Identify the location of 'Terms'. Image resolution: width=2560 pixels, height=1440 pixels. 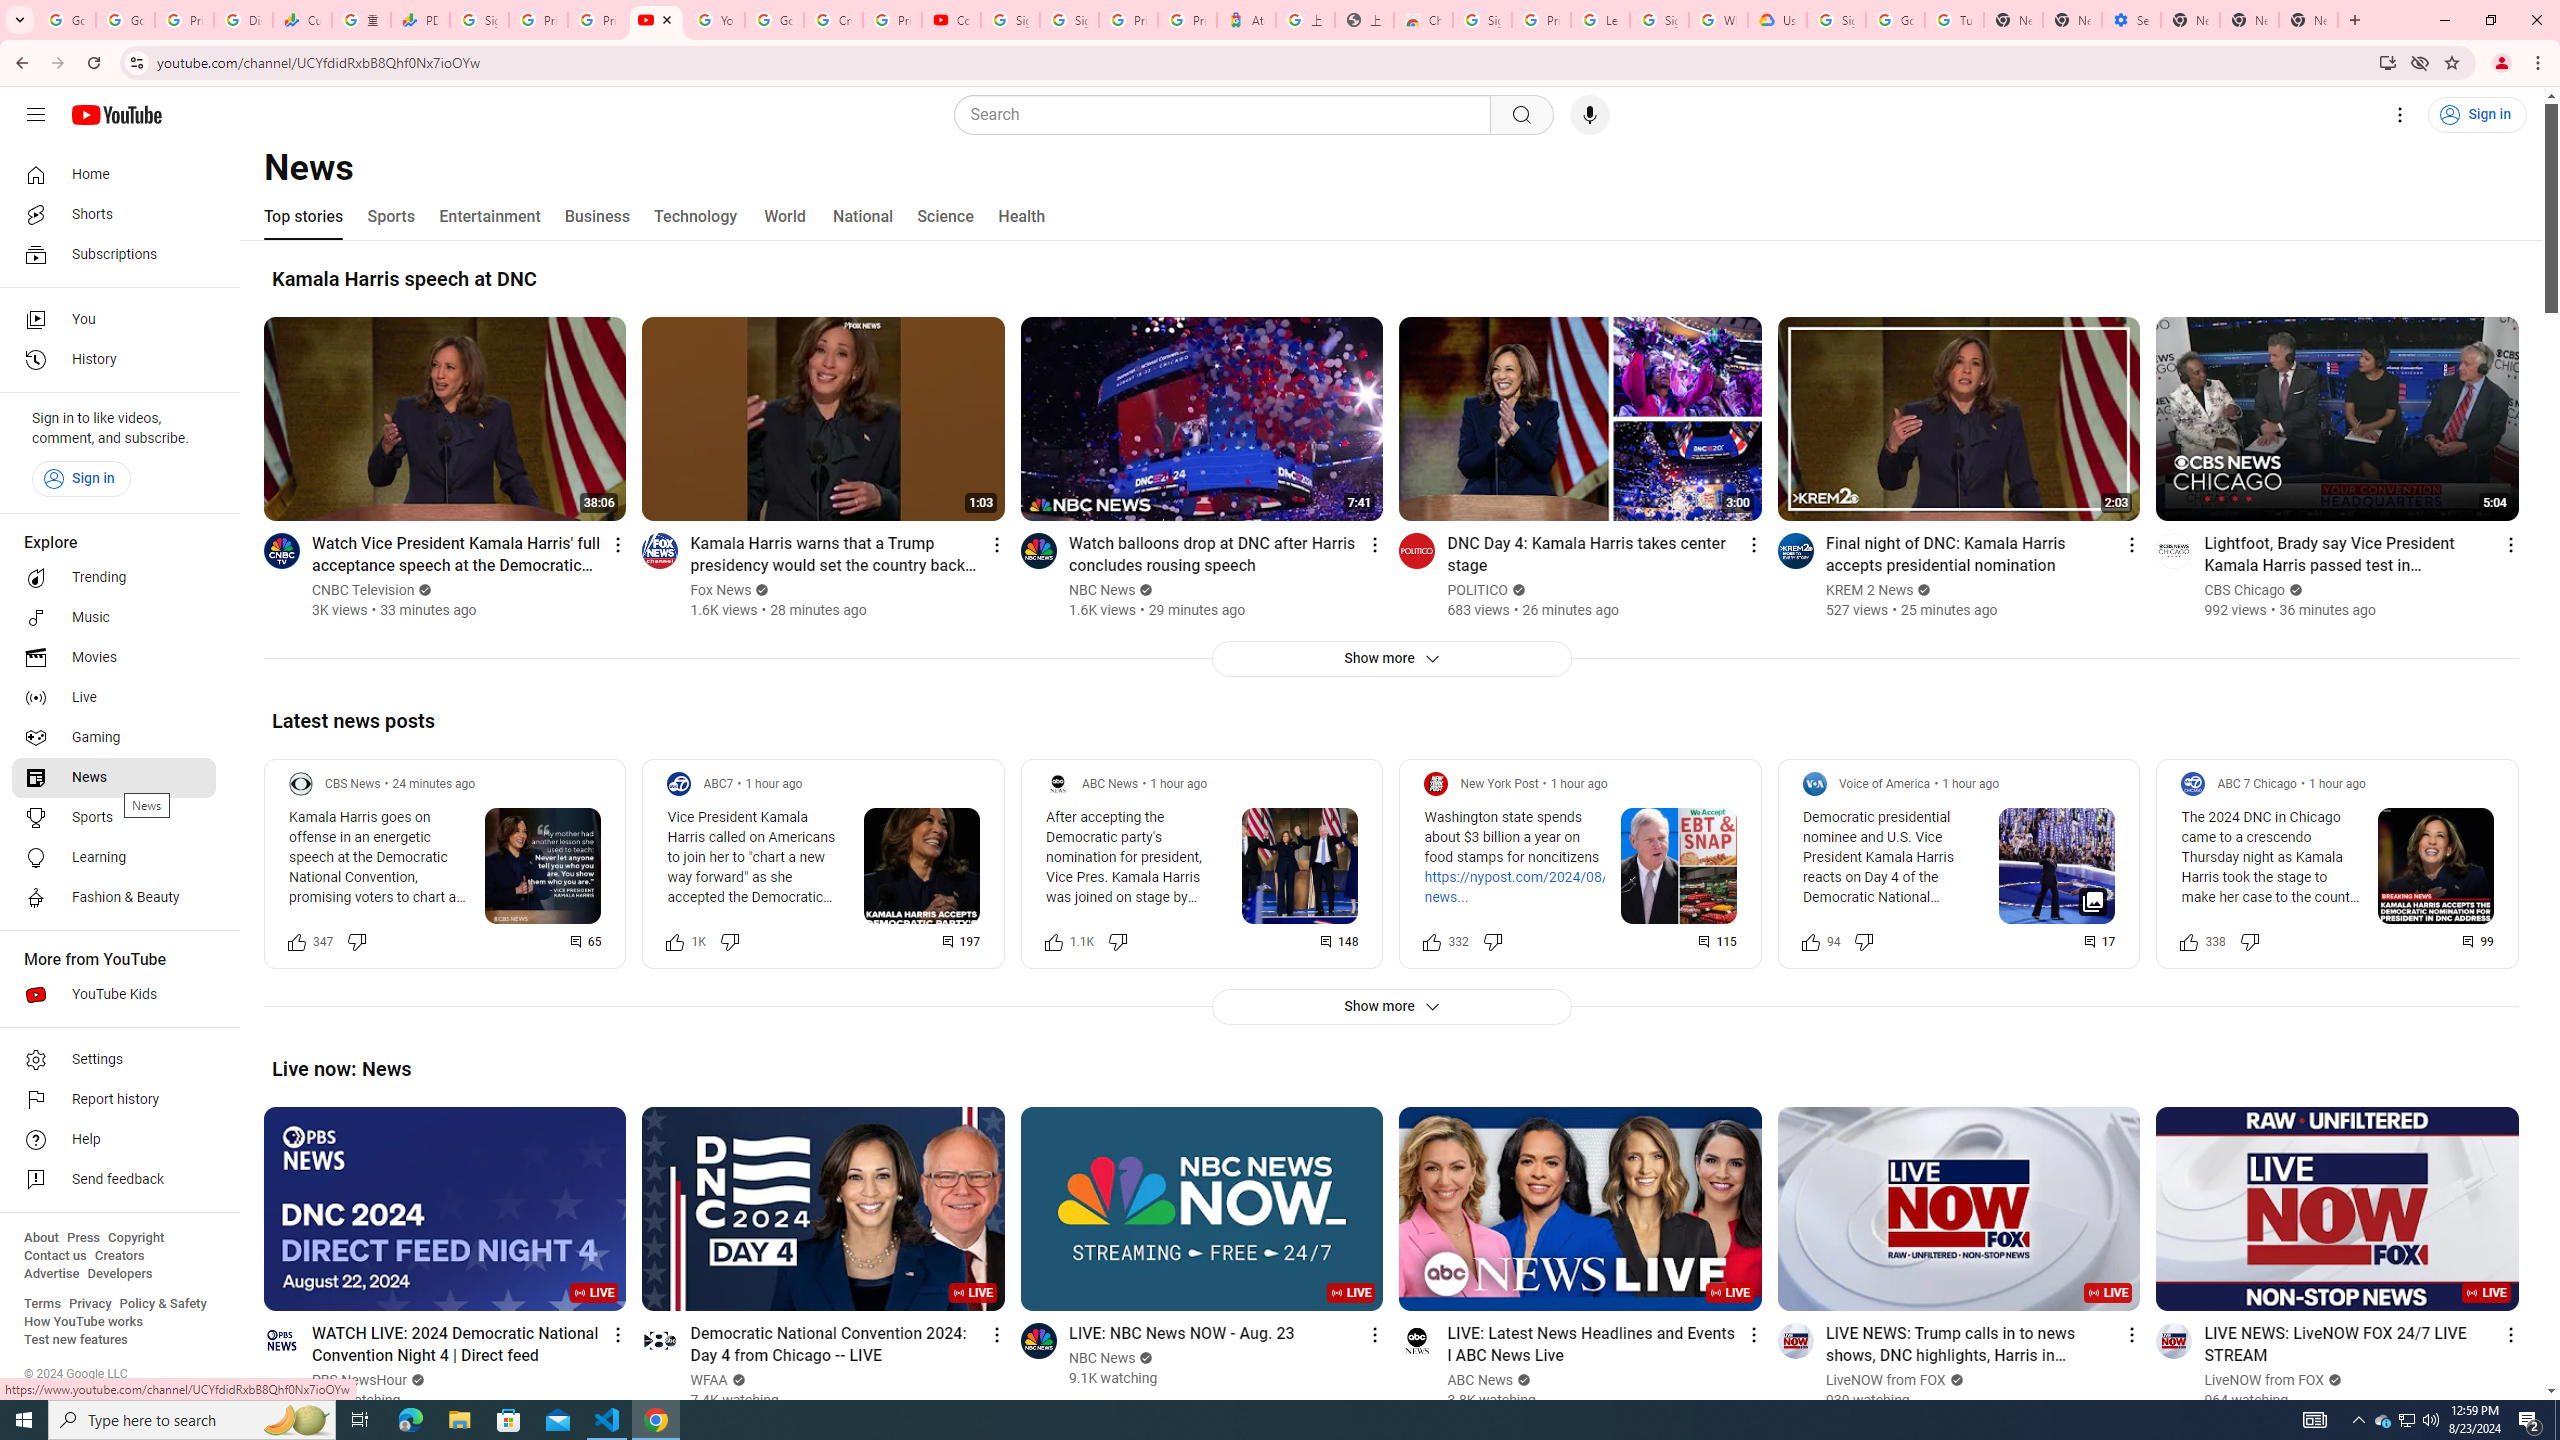
(41, 1302).